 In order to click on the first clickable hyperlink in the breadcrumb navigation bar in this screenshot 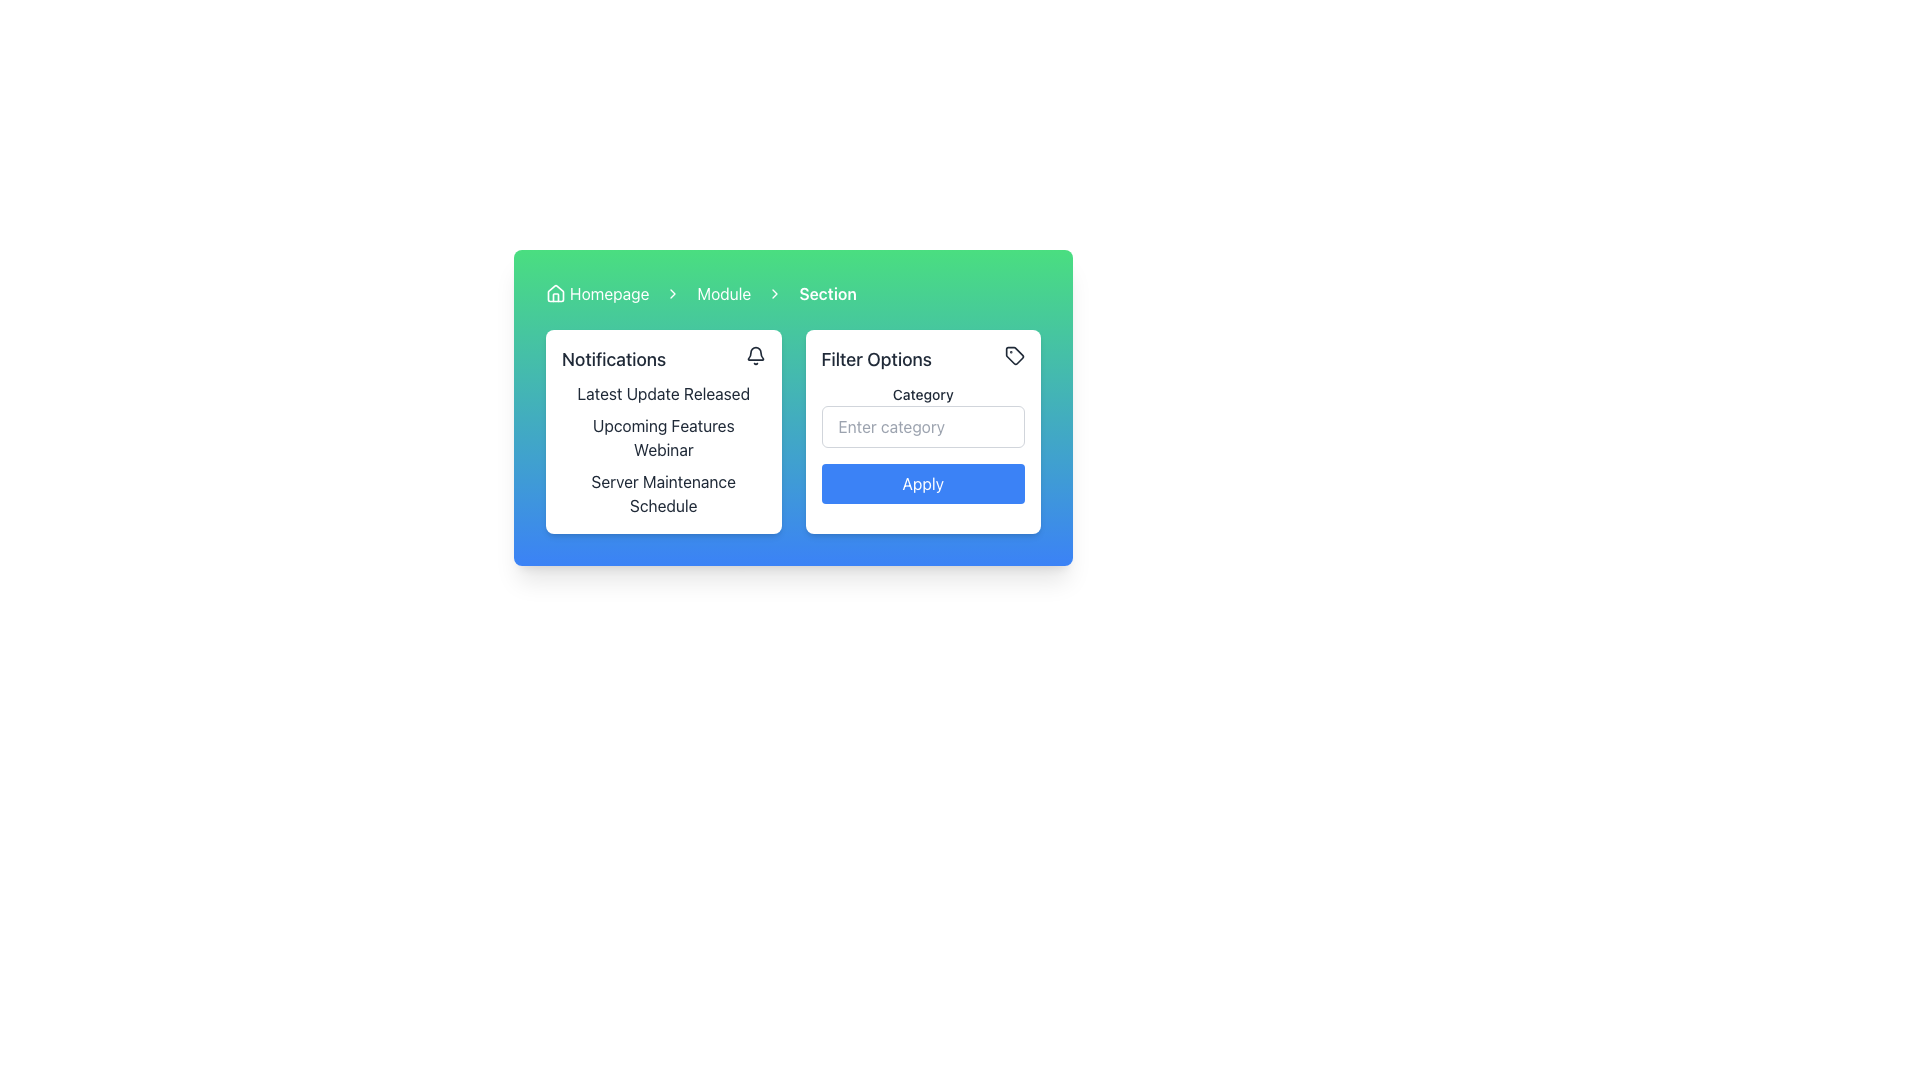, I will do `click(596, 293)`.